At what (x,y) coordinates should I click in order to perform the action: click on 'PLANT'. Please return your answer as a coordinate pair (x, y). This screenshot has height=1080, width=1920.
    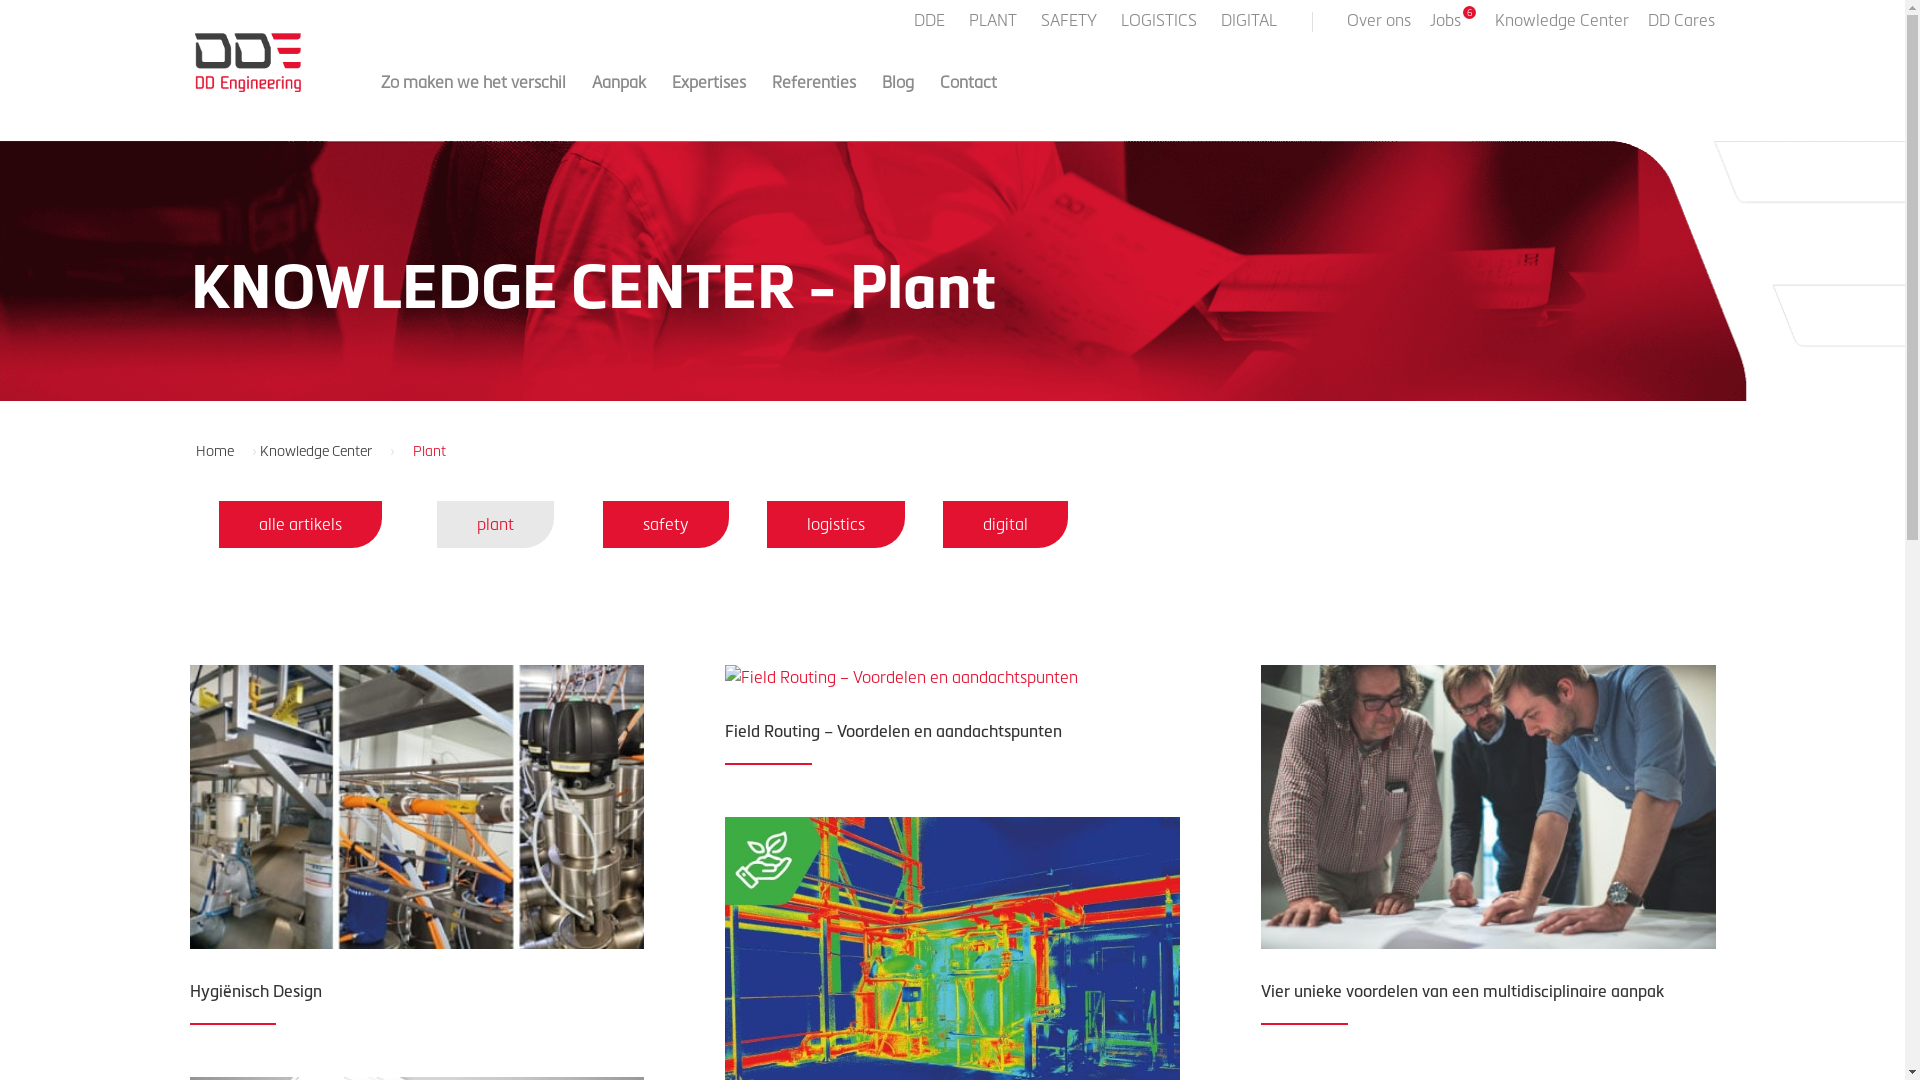
    Looking at the image, I should click on (968, 26).